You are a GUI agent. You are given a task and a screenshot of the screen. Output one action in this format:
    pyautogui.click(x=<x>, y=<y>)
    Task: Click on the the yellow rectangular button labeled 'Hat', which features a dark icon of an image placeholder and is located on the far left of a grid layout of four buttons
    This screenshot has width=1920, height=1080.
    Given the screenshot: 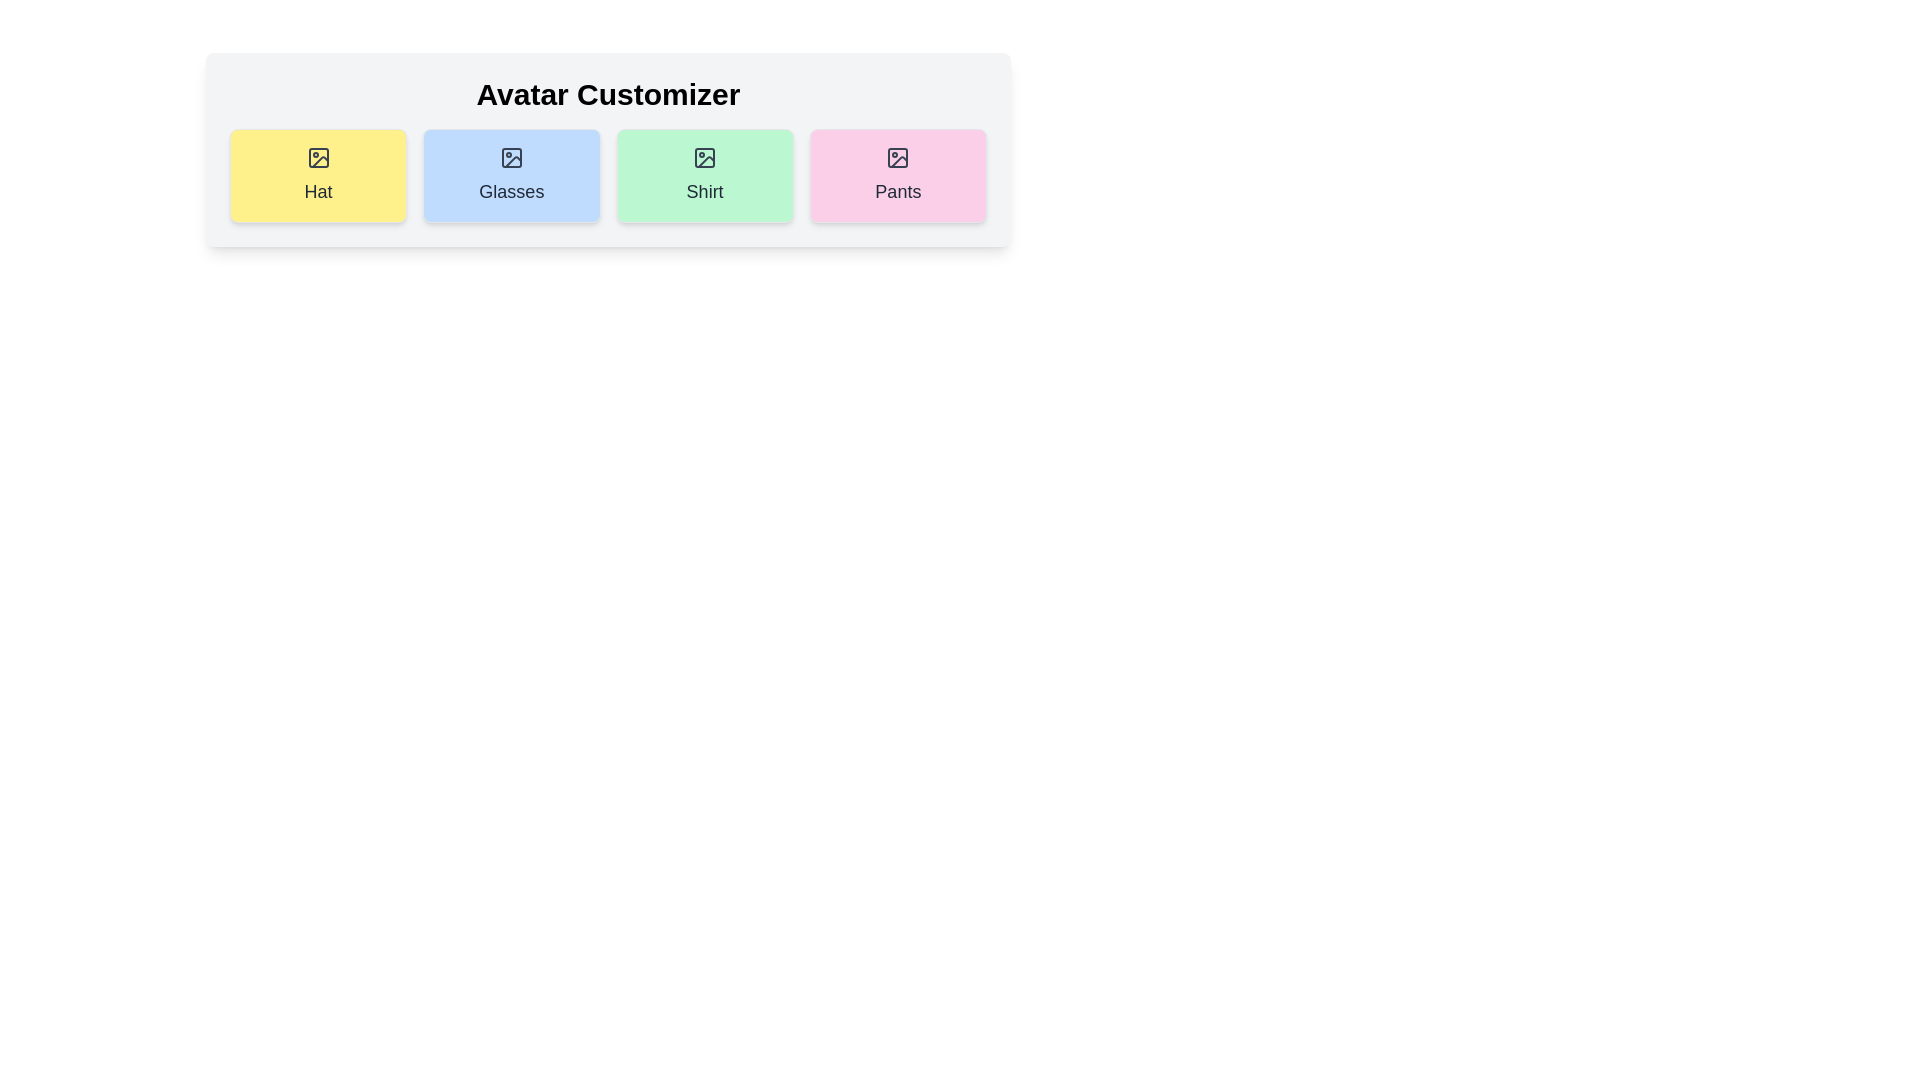 What is the action you would take?
    pyautogui.click(x=317, y=175)
    